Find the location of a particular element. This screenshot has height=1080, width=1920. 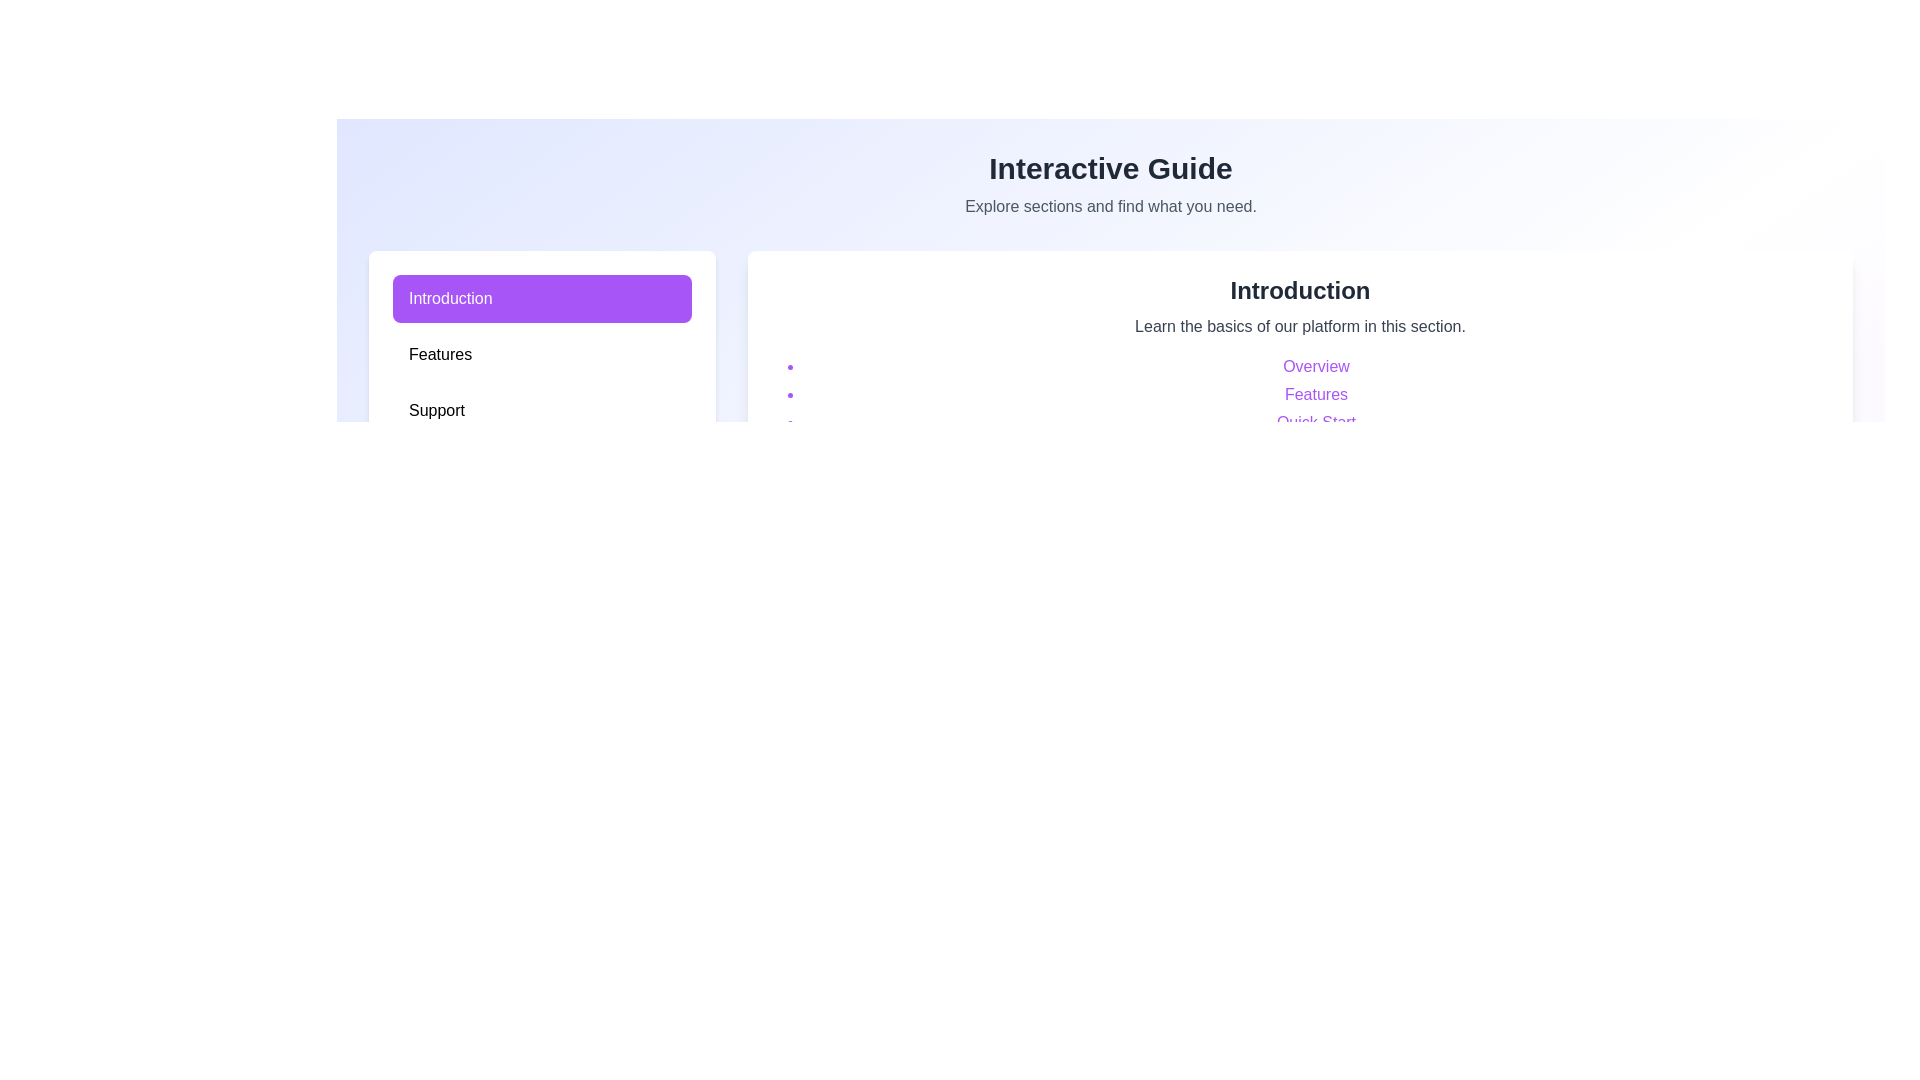

the third item in the vertically stacked list within the 'Introduction' section, which serves as a navigational reference or descriptor, located below the 'Features' list item is located at coordinates (1316, 422).